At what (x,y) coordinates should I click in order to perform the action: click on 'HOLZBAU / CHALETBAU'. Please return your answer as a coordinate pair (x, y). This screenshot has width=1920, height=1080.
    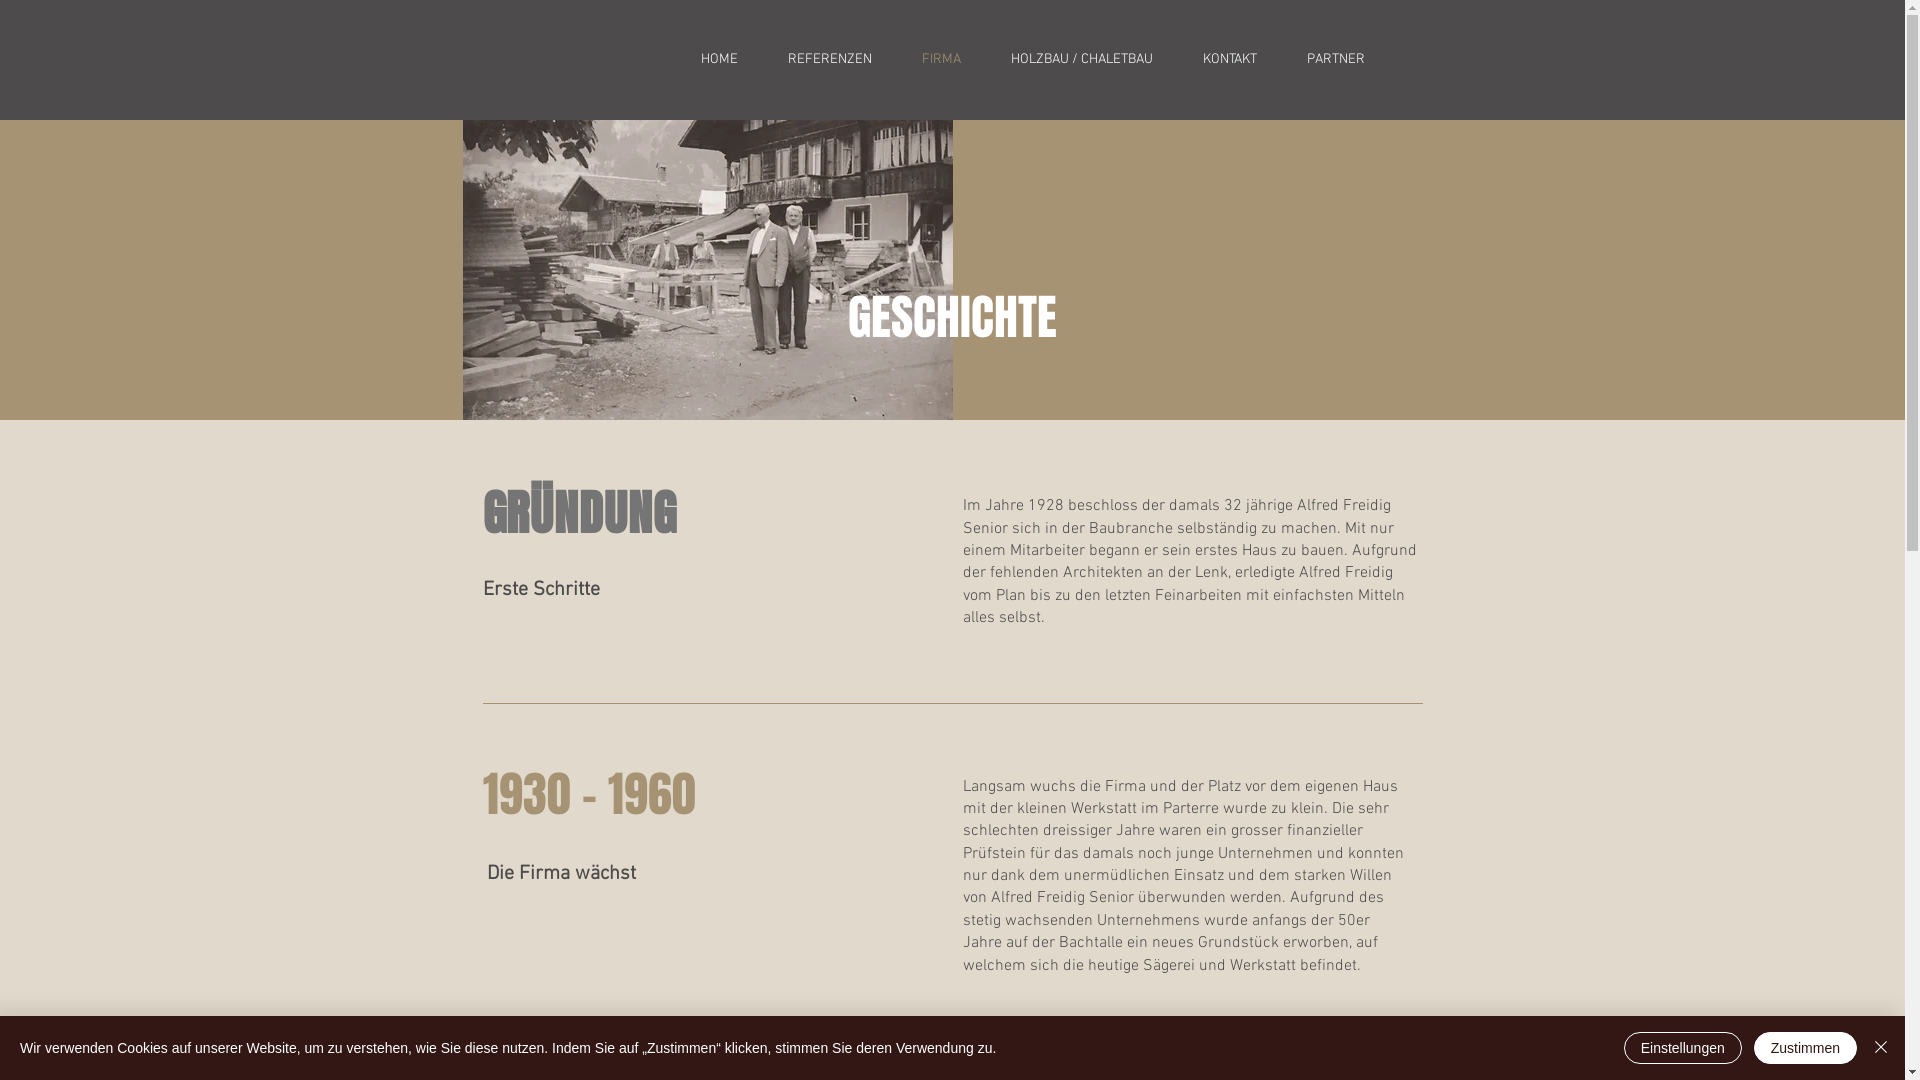
    Looking at the image, I should click on (985, 59).